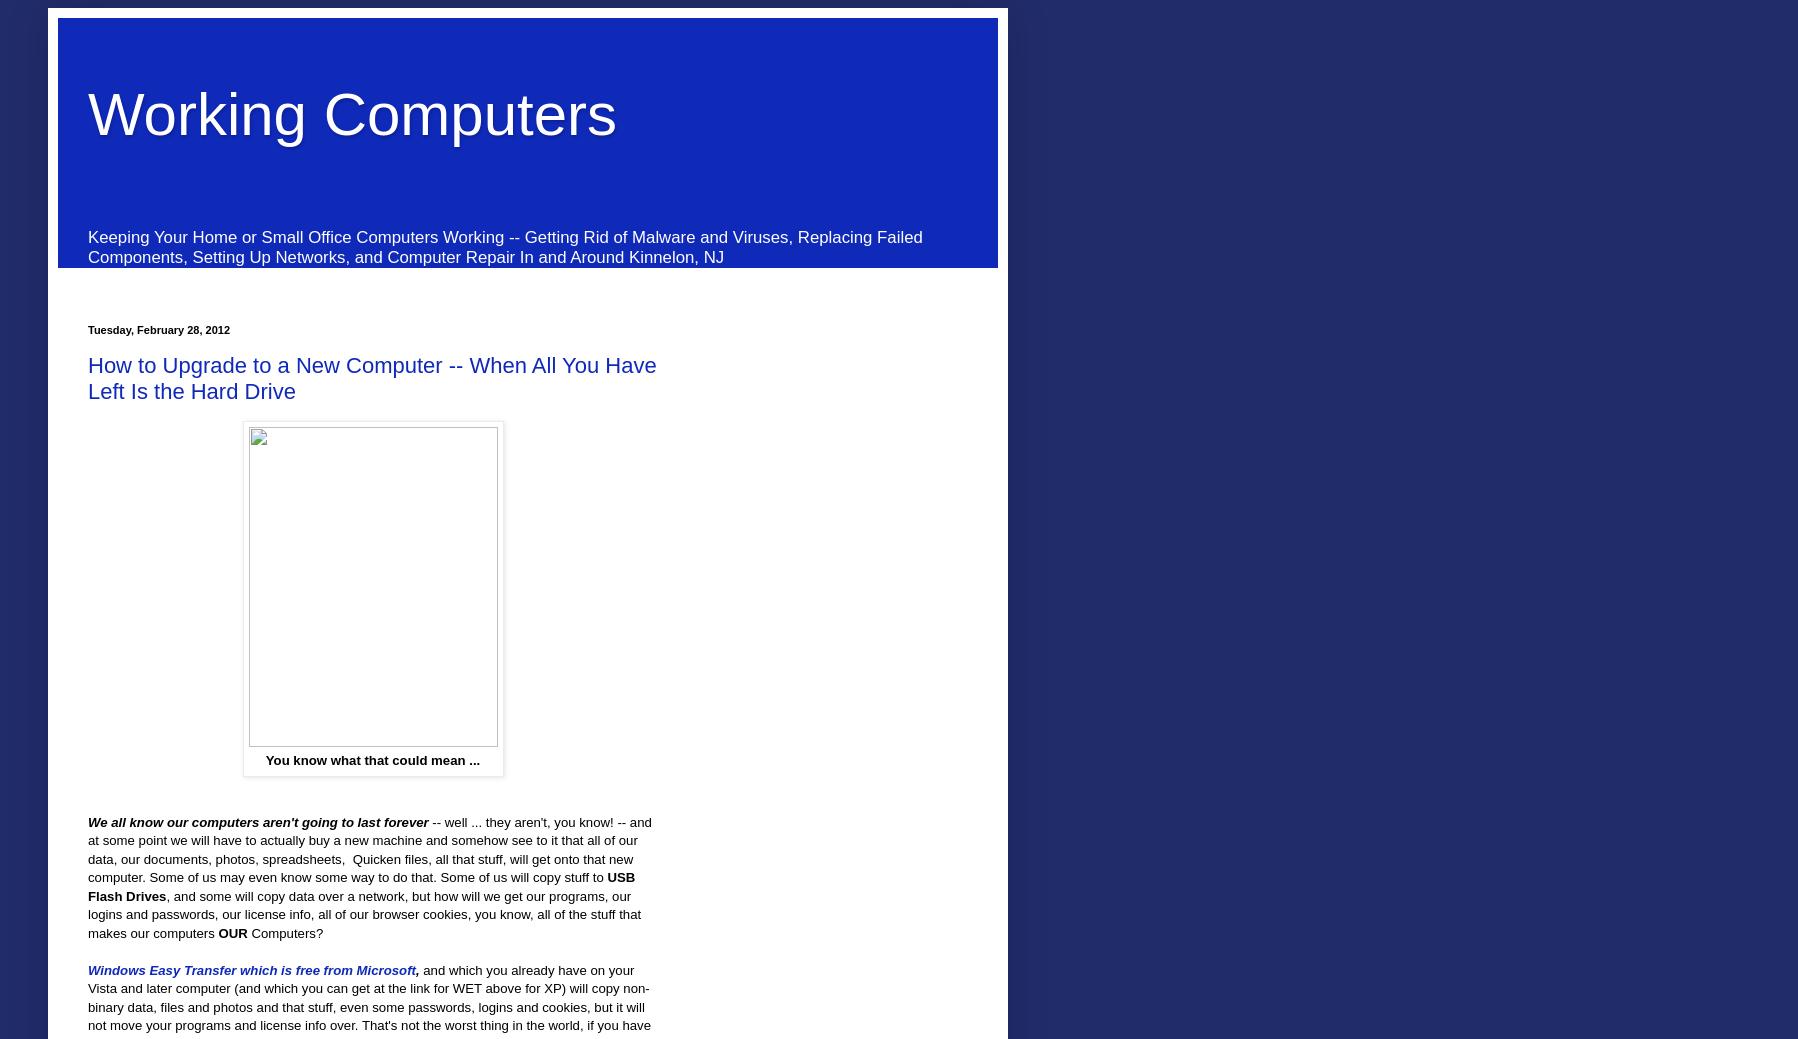 This screenshot has width=1798, height=1039. What do you see at coordinates (284, 932) in the screenshot?
I see `'Computers?'` at bounding box center [284, 932].